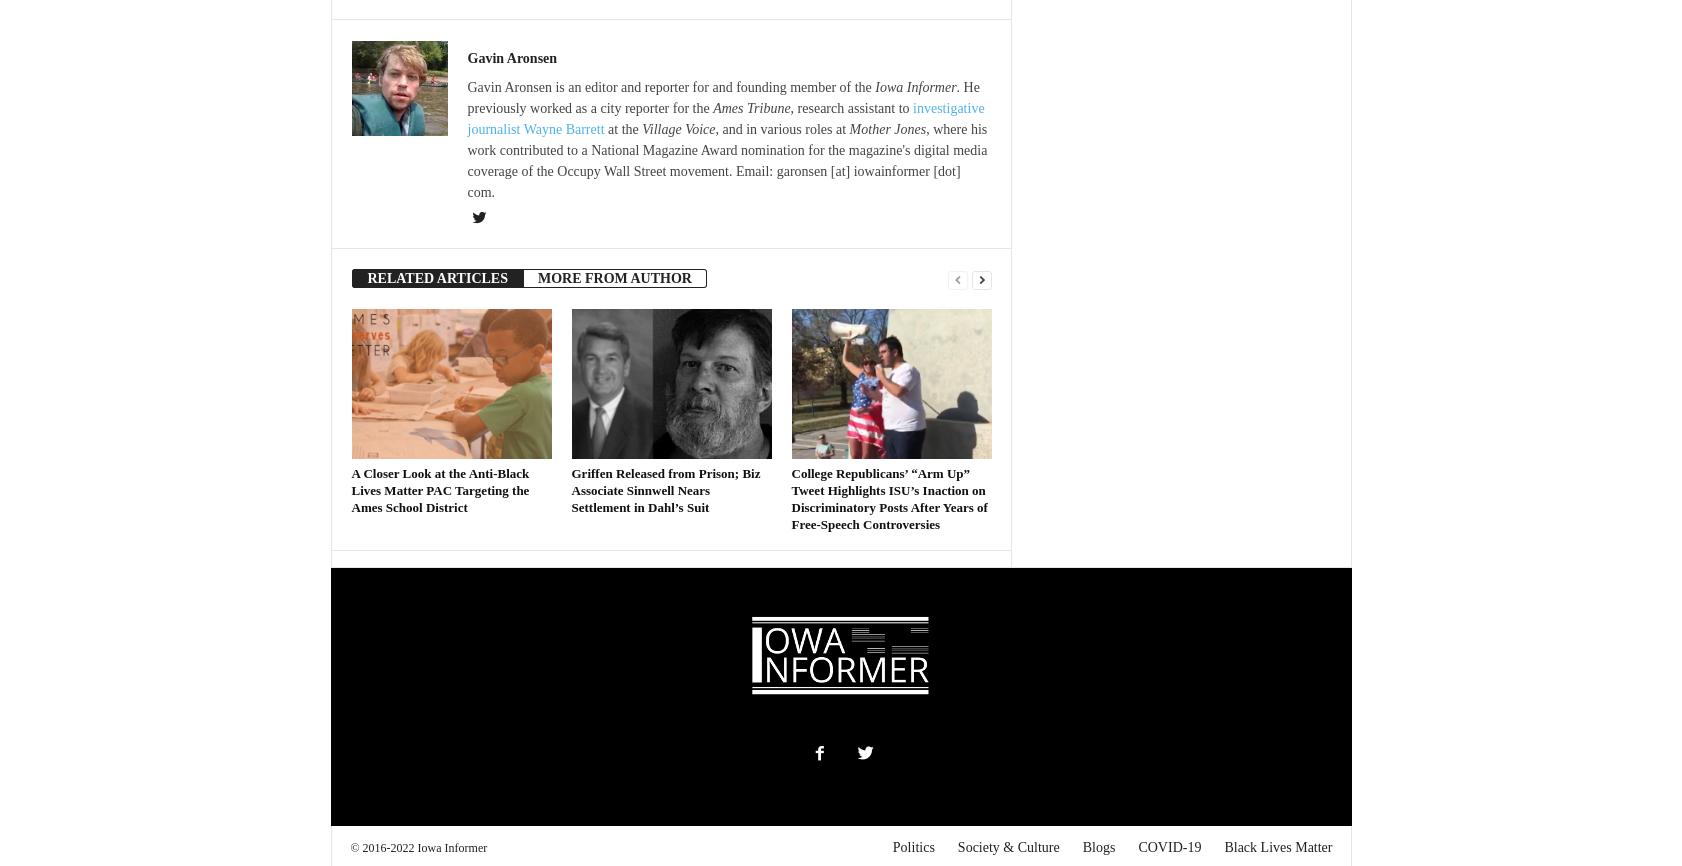 This screenshot has height=866, width=1682. What do you see at coordinates (623, 129) in the screenshot?
I see `'at the'` at bounding box center [623, 129].